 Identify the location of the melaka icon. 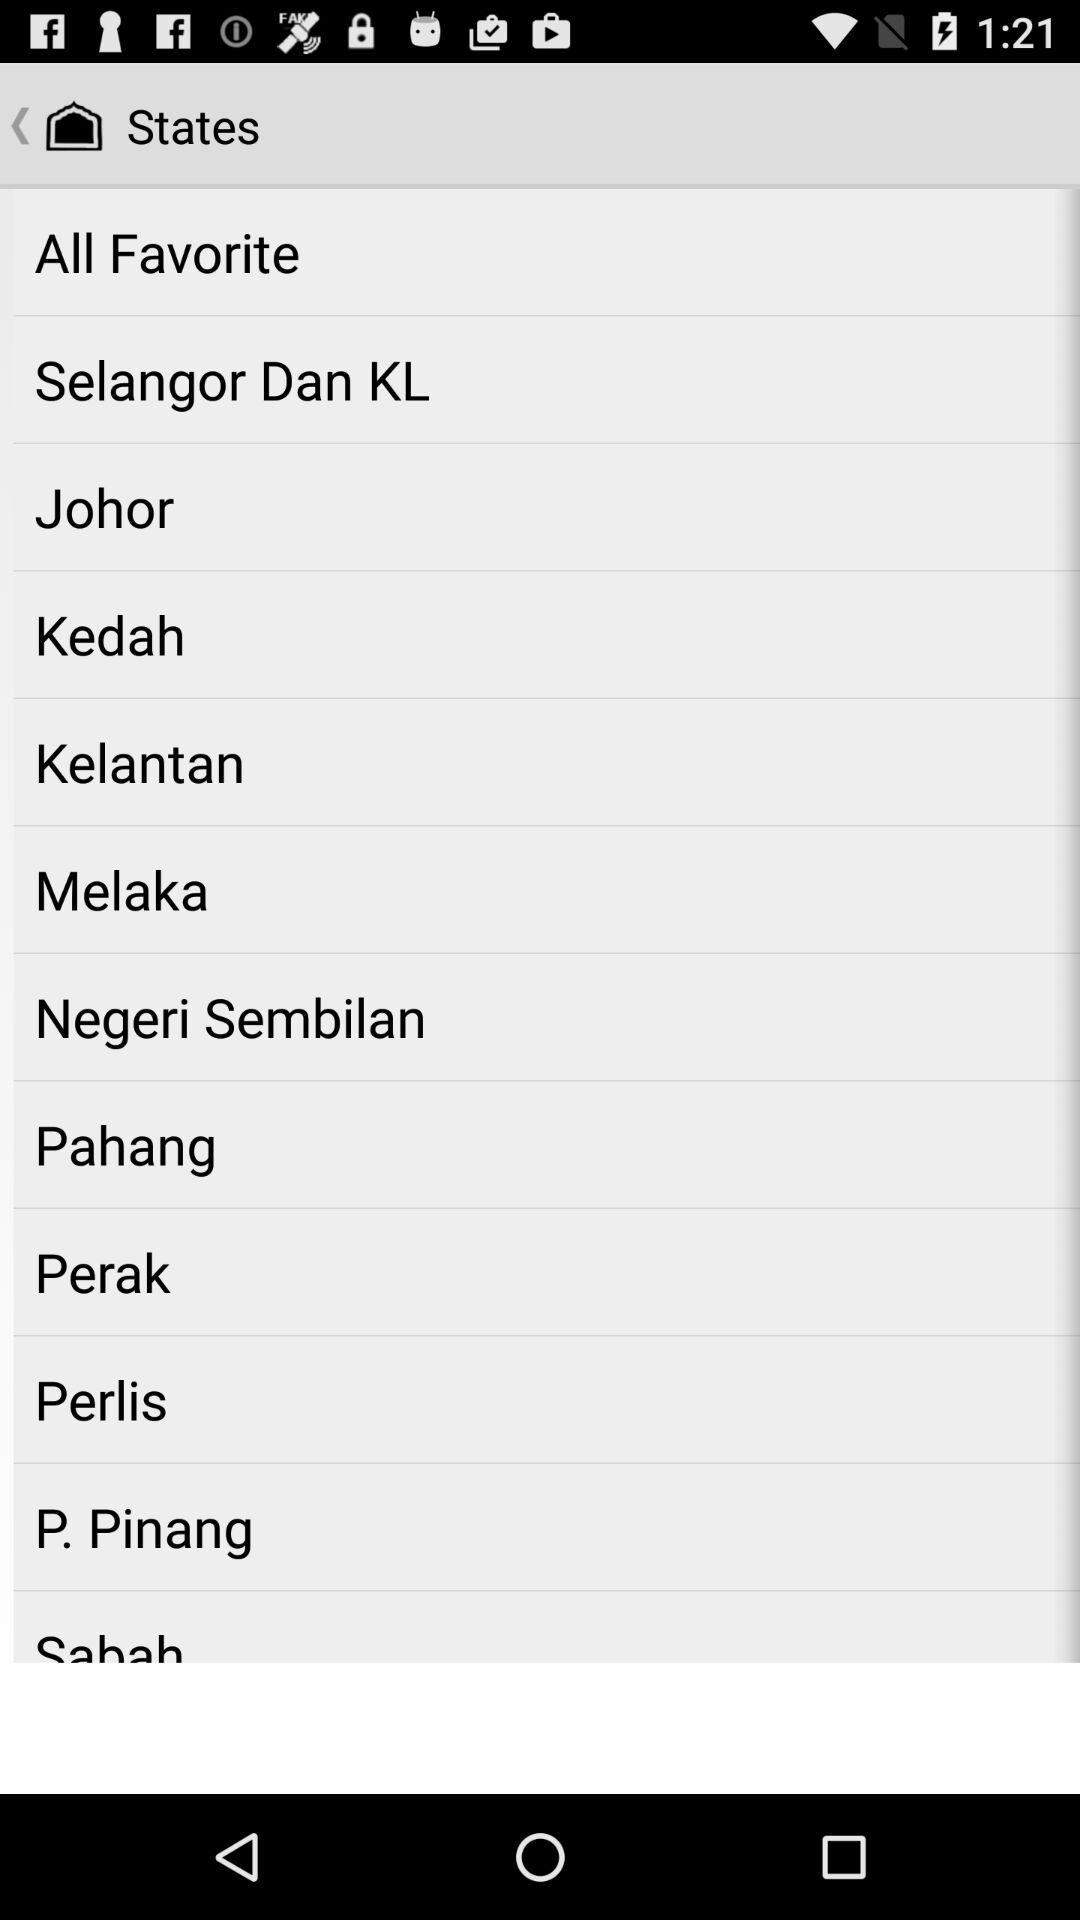
(546, 888).